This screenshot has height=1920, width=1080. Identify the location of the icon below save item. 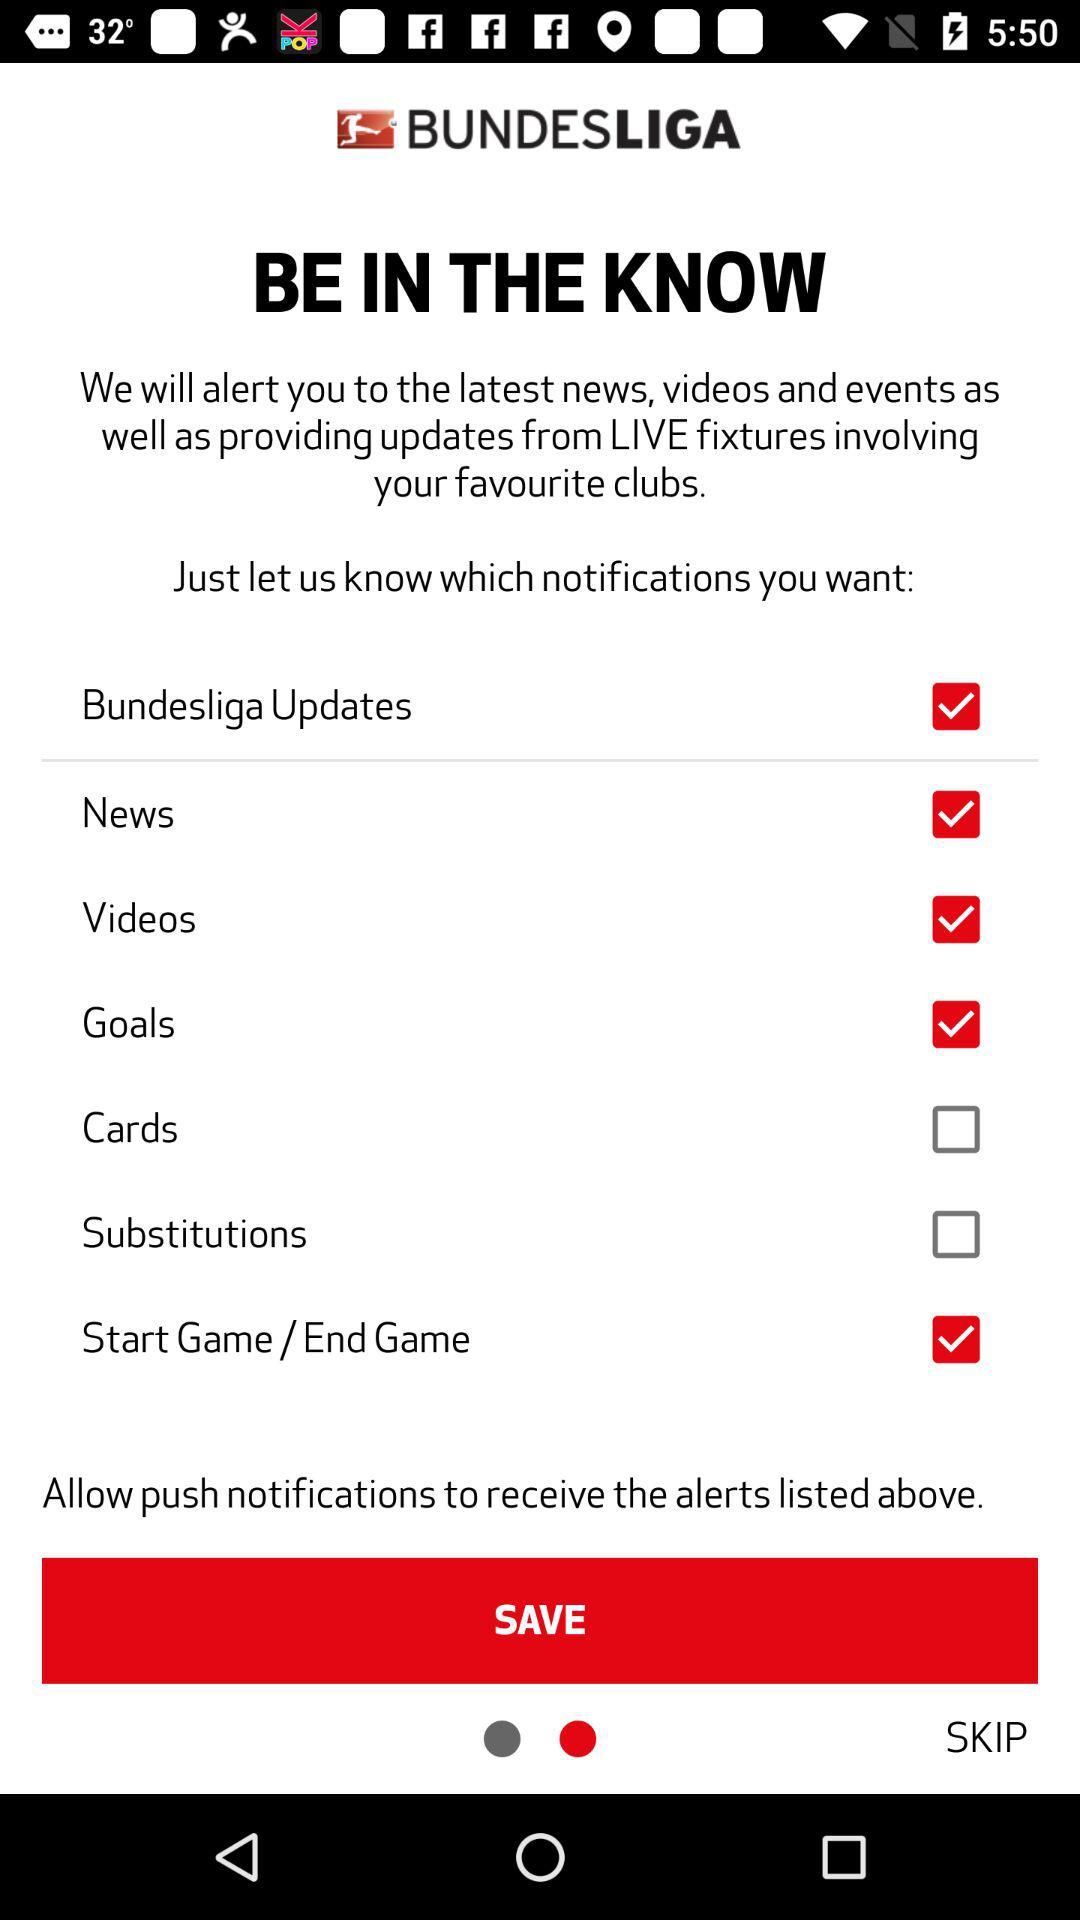
(985, 1737).